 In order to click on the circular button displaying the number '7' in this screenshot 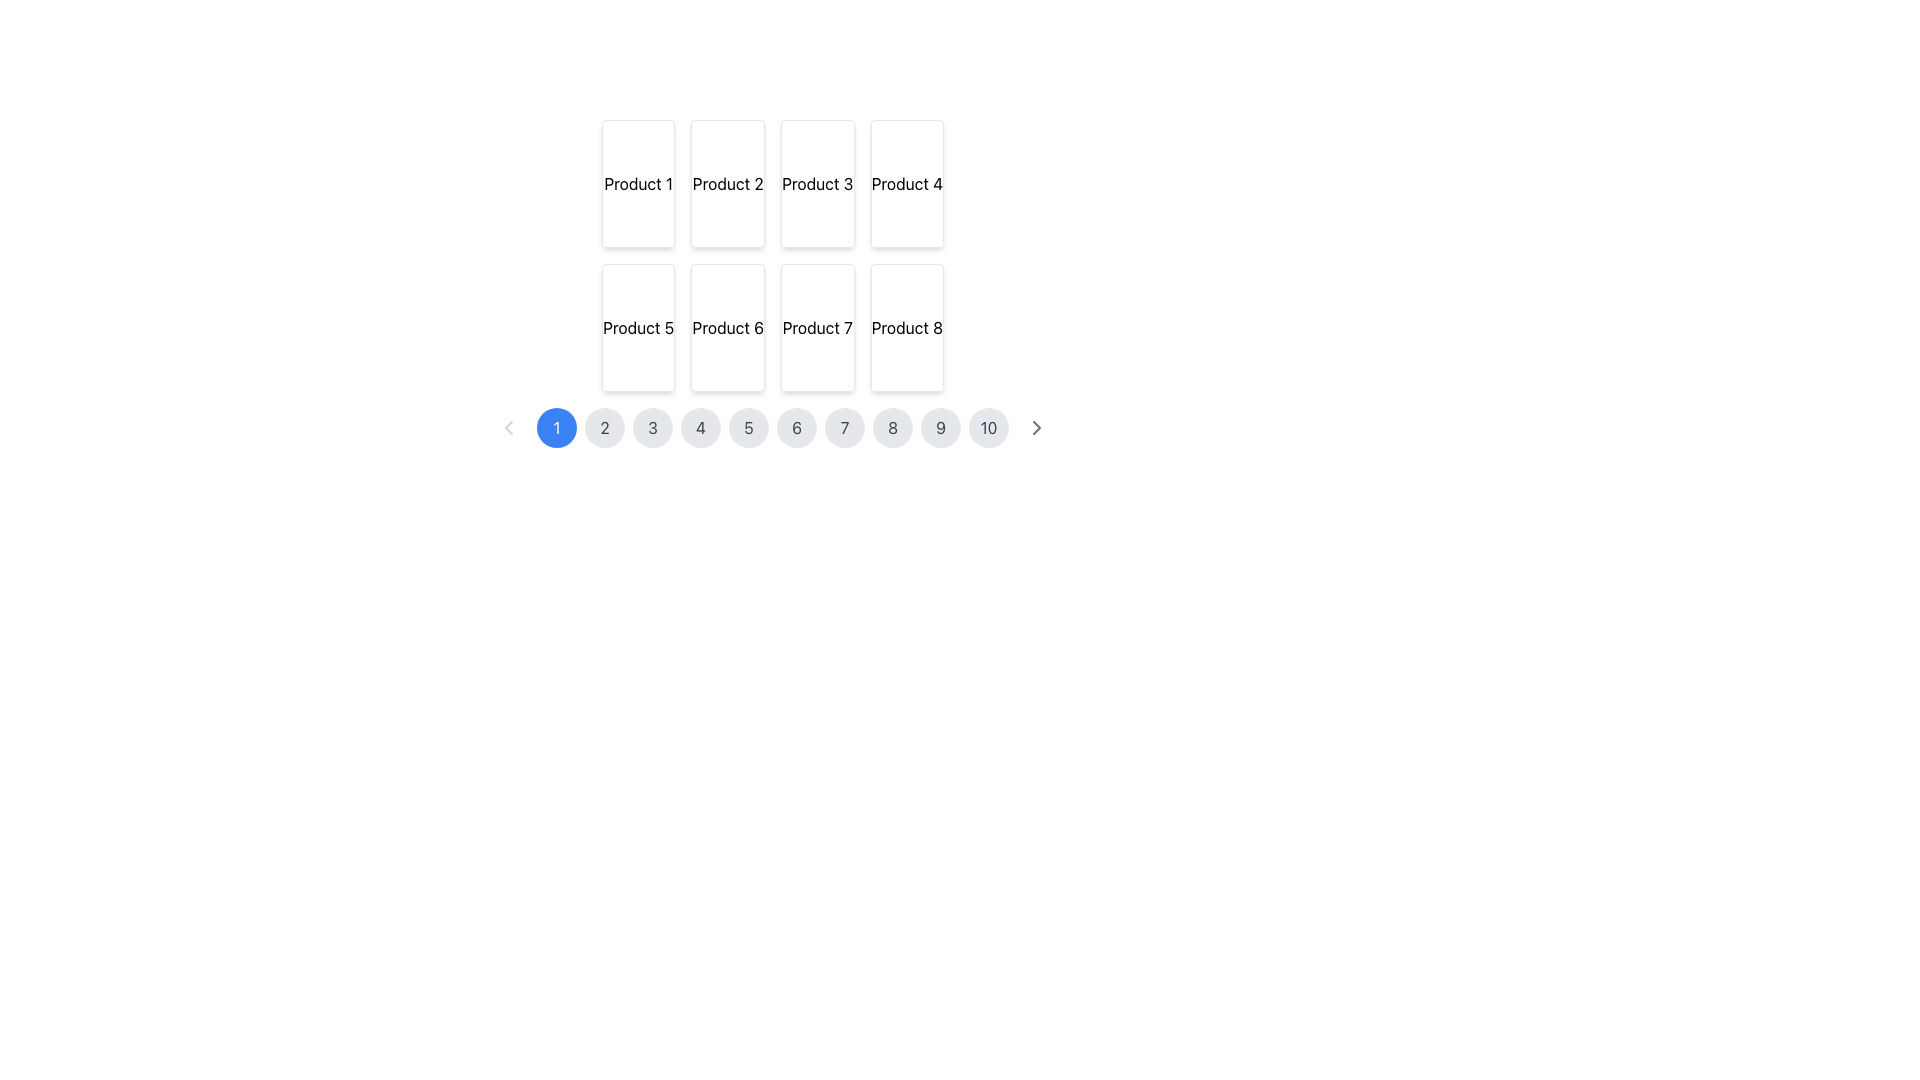, I will do `click(844, 427)`.